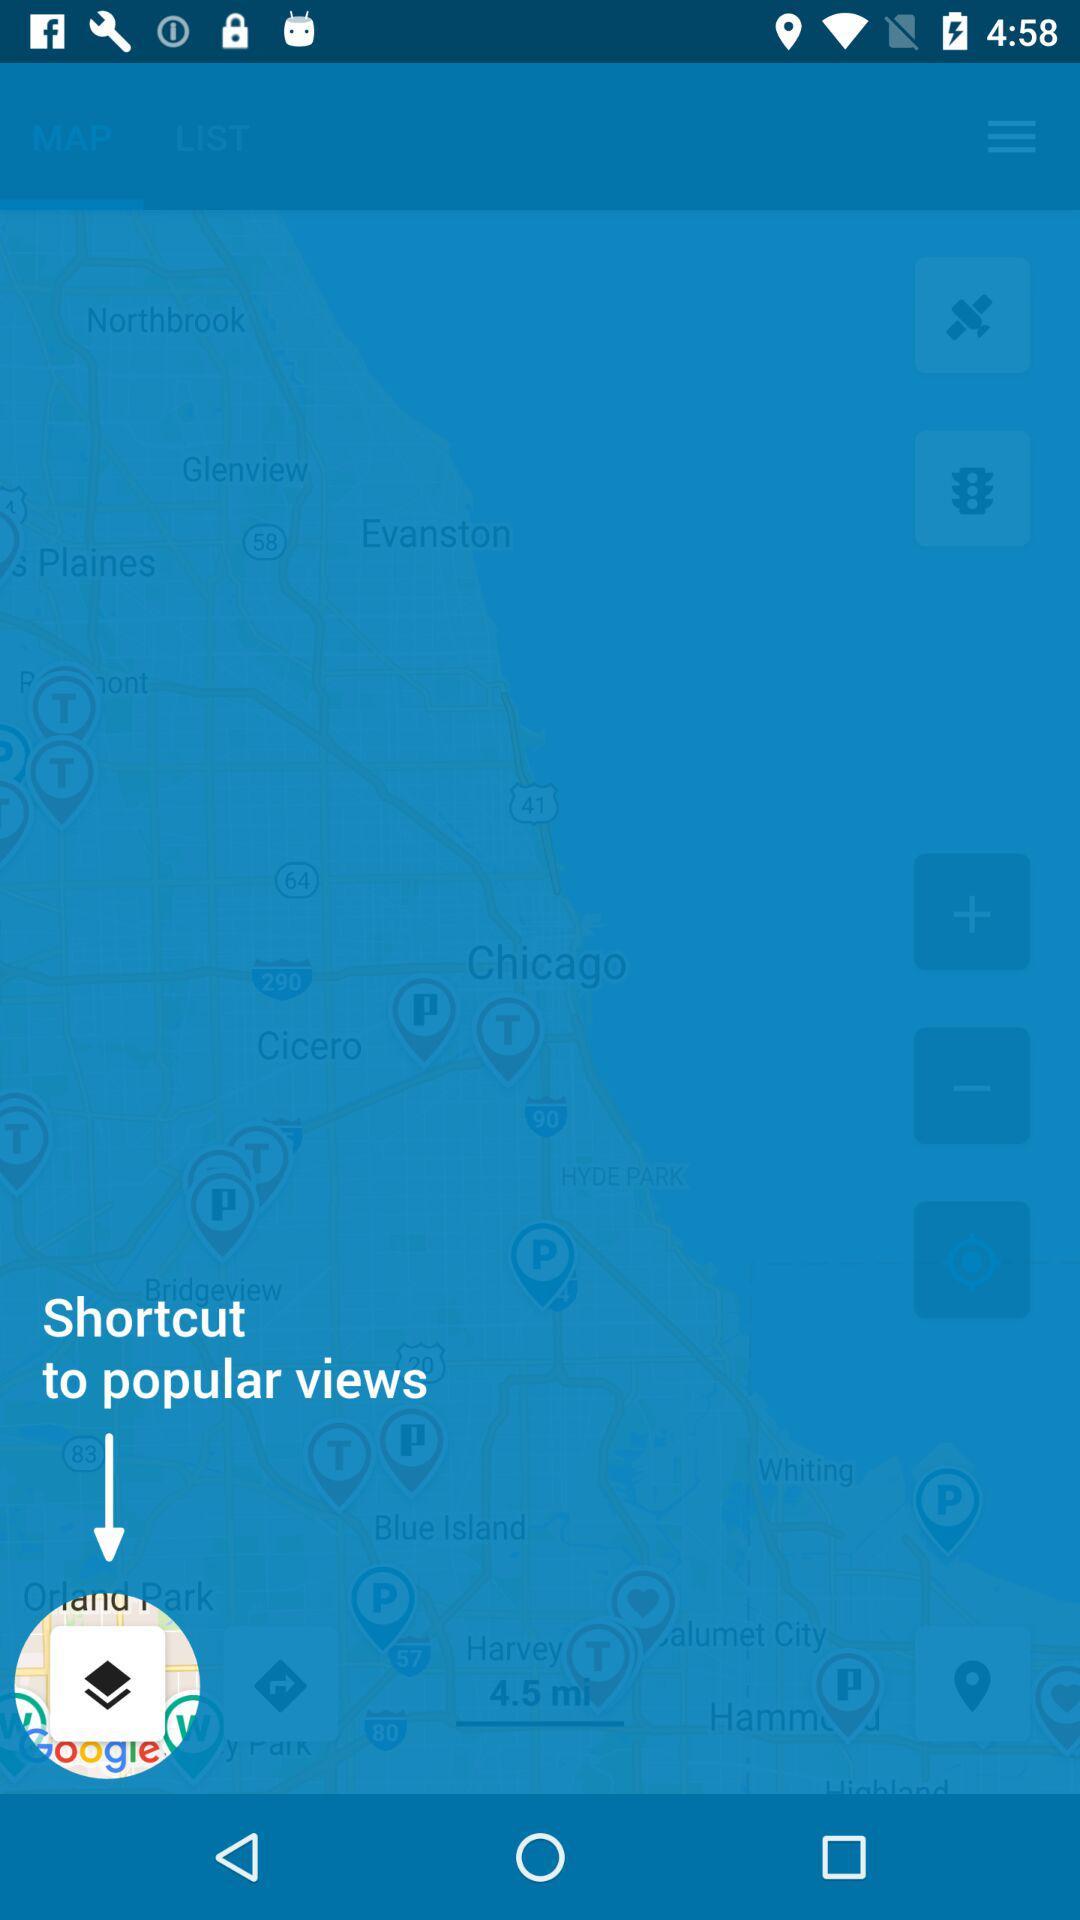 This screenshot has height=1920, width=1080. Describe the element at coordinates (107, 1685) in the screenshot. I see `the layers icon` at that location.